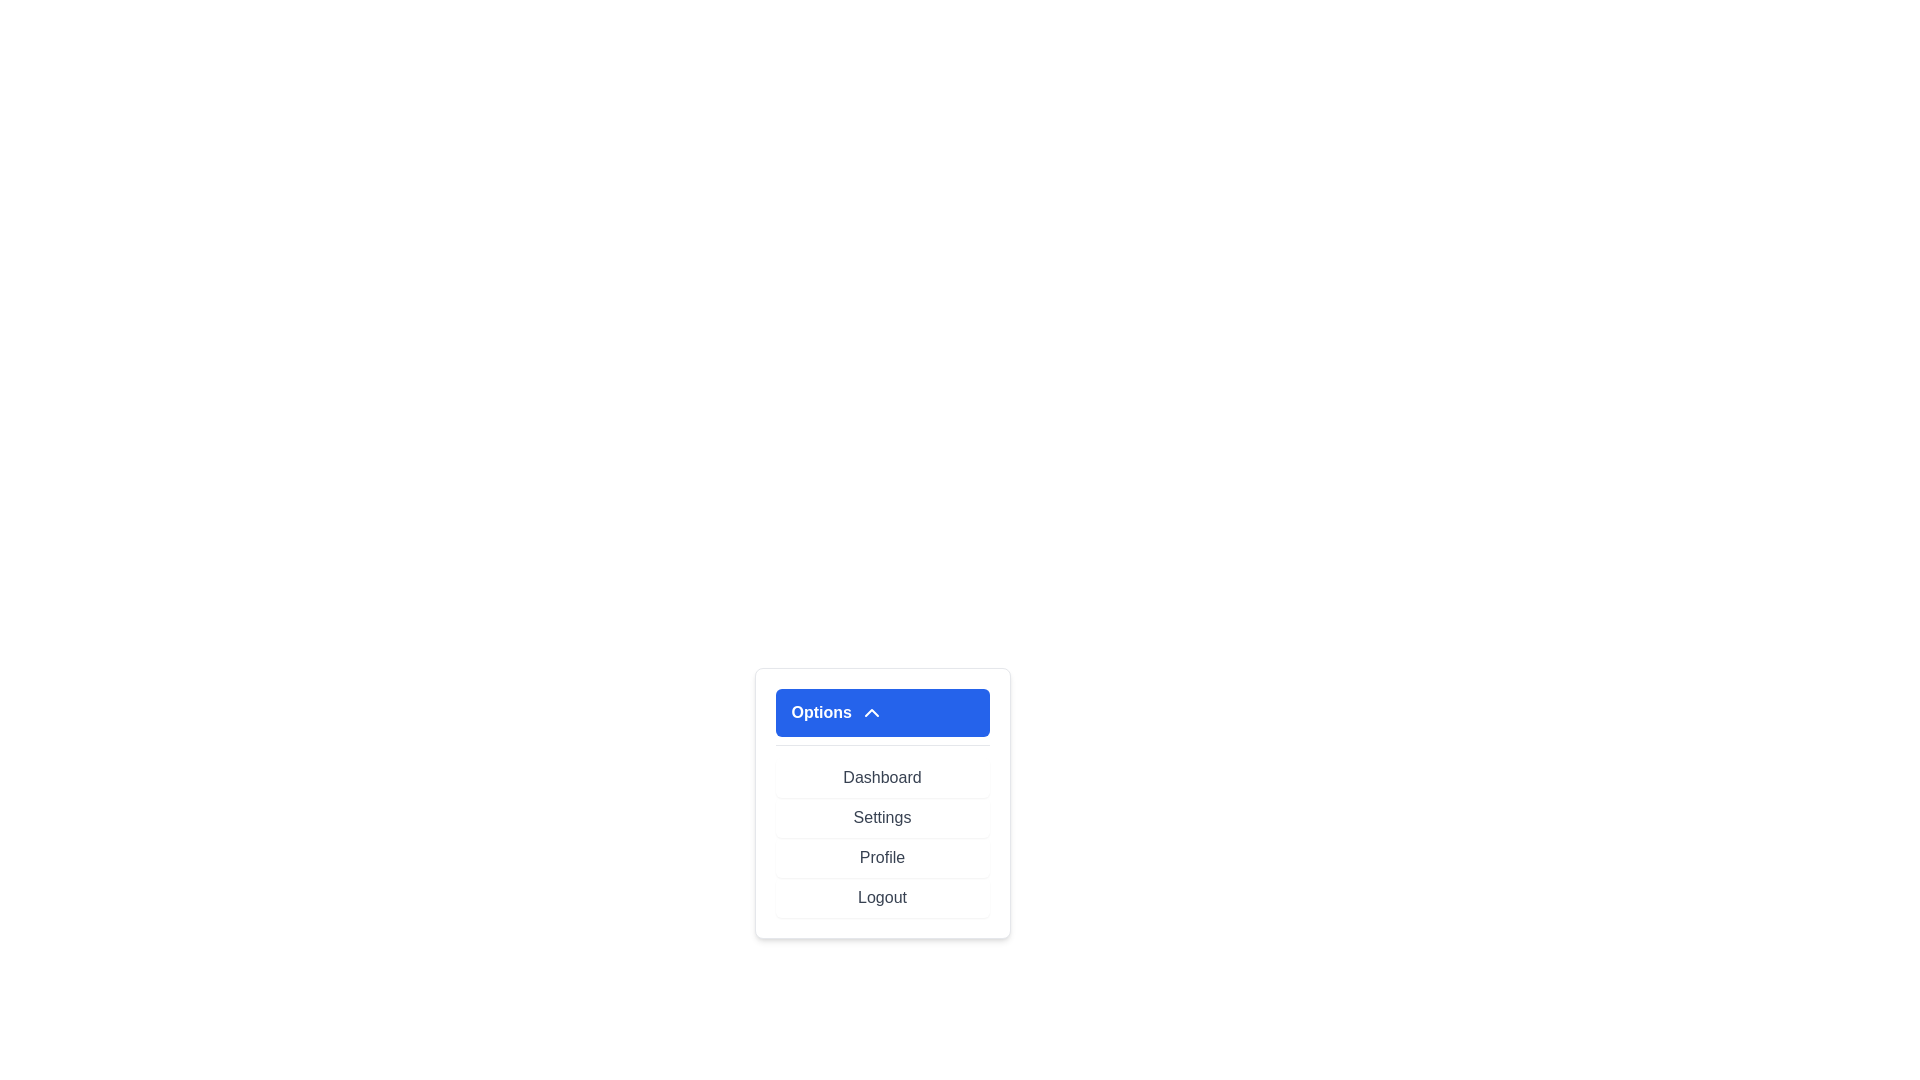 This screenshot has width=1920, height=1080. What do you see at coordinates (881, 856) in the screenshot?
I see `the menu item Profile by clicking on it` at bounding box center [881, 856].